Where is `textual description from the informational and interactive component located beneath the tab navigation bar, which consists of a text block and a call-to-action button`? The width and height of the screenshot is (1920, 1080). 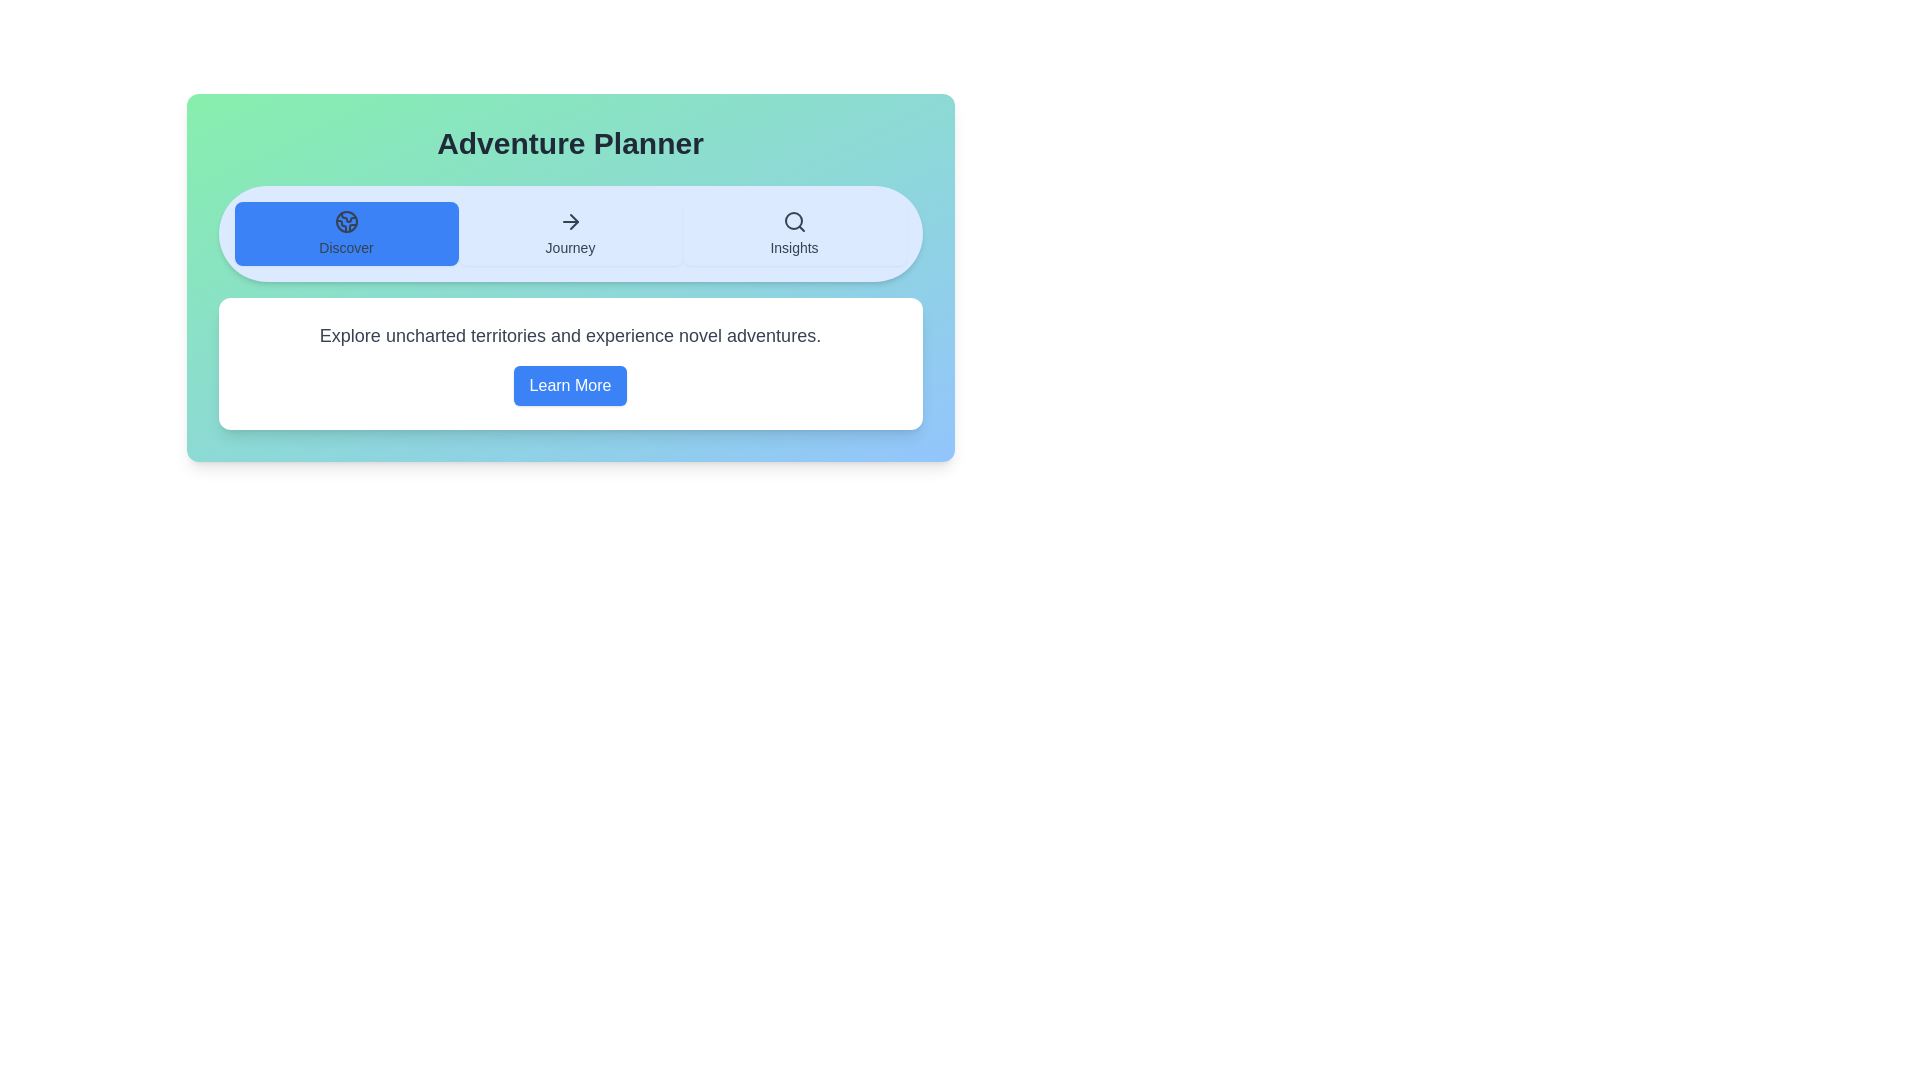
textual description from the informational and interactive component located beneath the tab navigation bar, which consists of a text block and a call-to-action button is located at coordinates (569, 363).